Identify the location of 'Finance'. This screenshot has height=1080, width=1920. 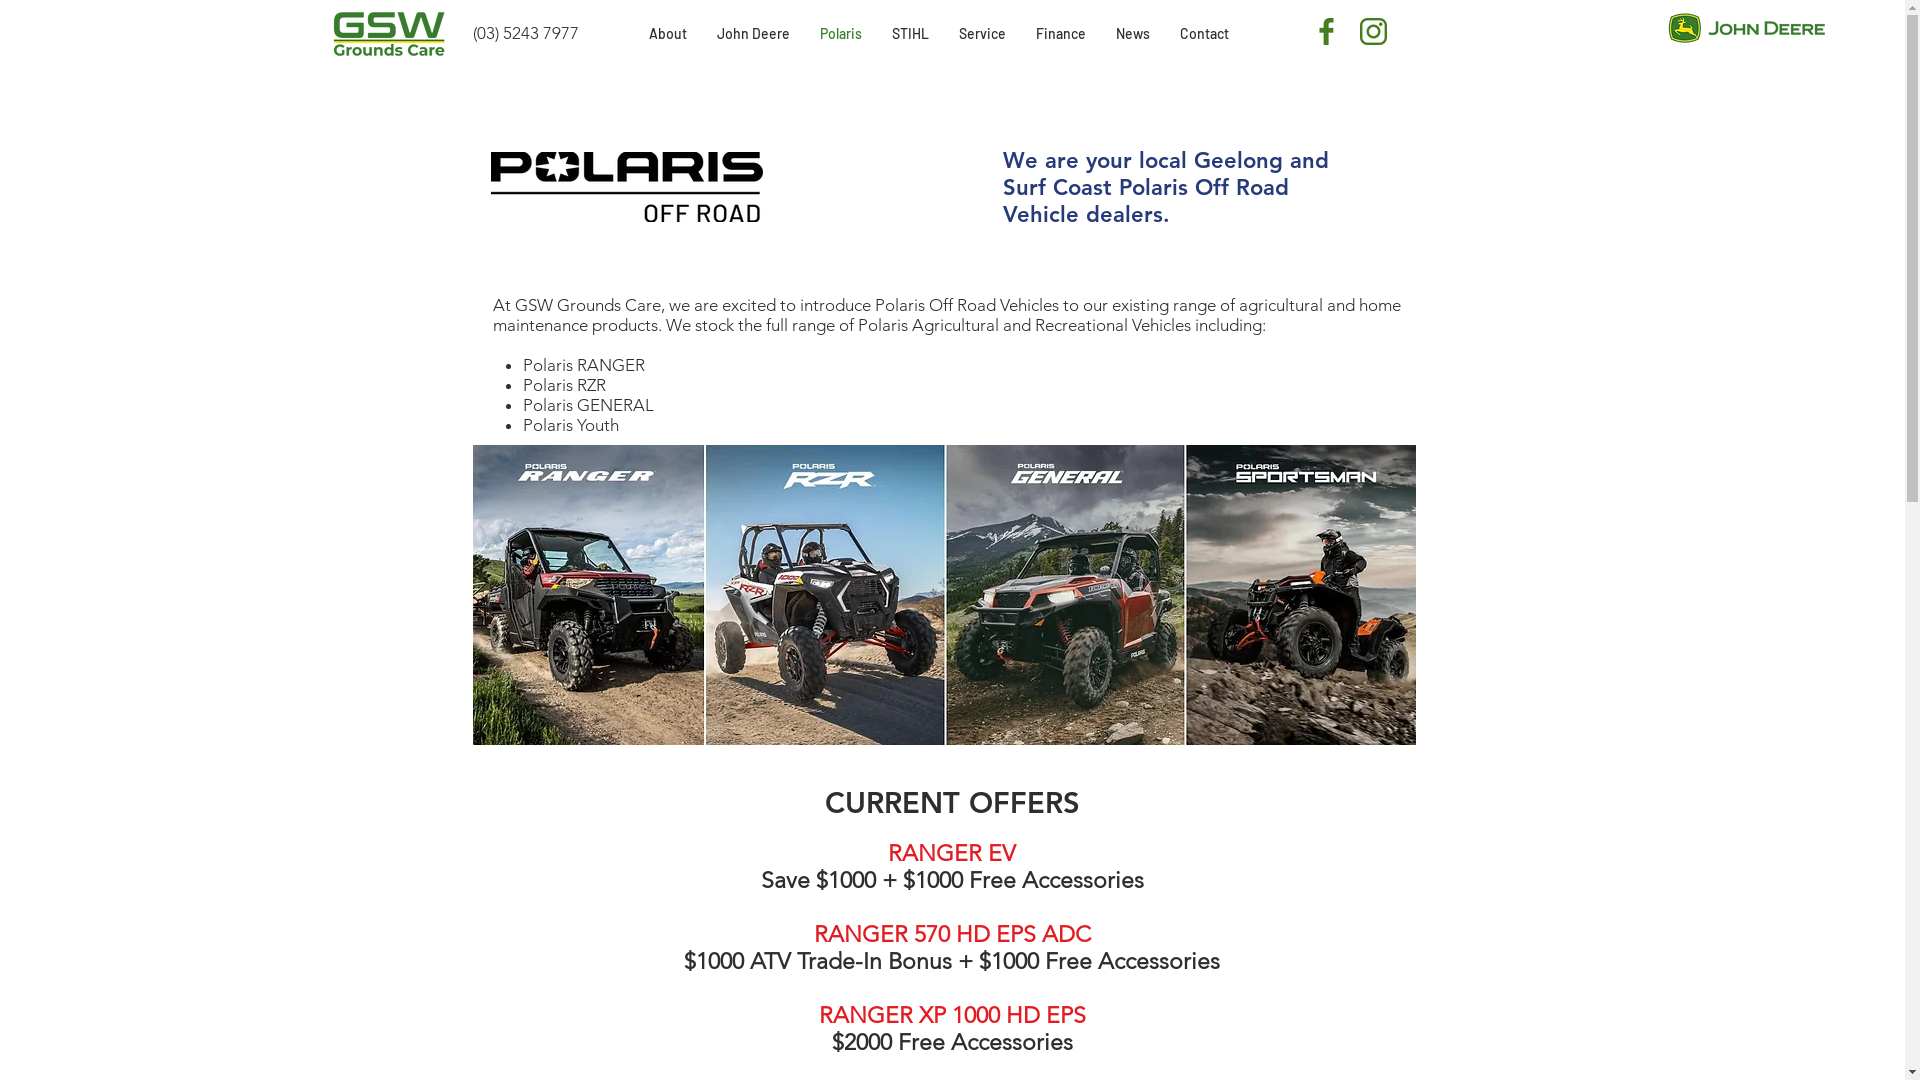
(1059, 33).